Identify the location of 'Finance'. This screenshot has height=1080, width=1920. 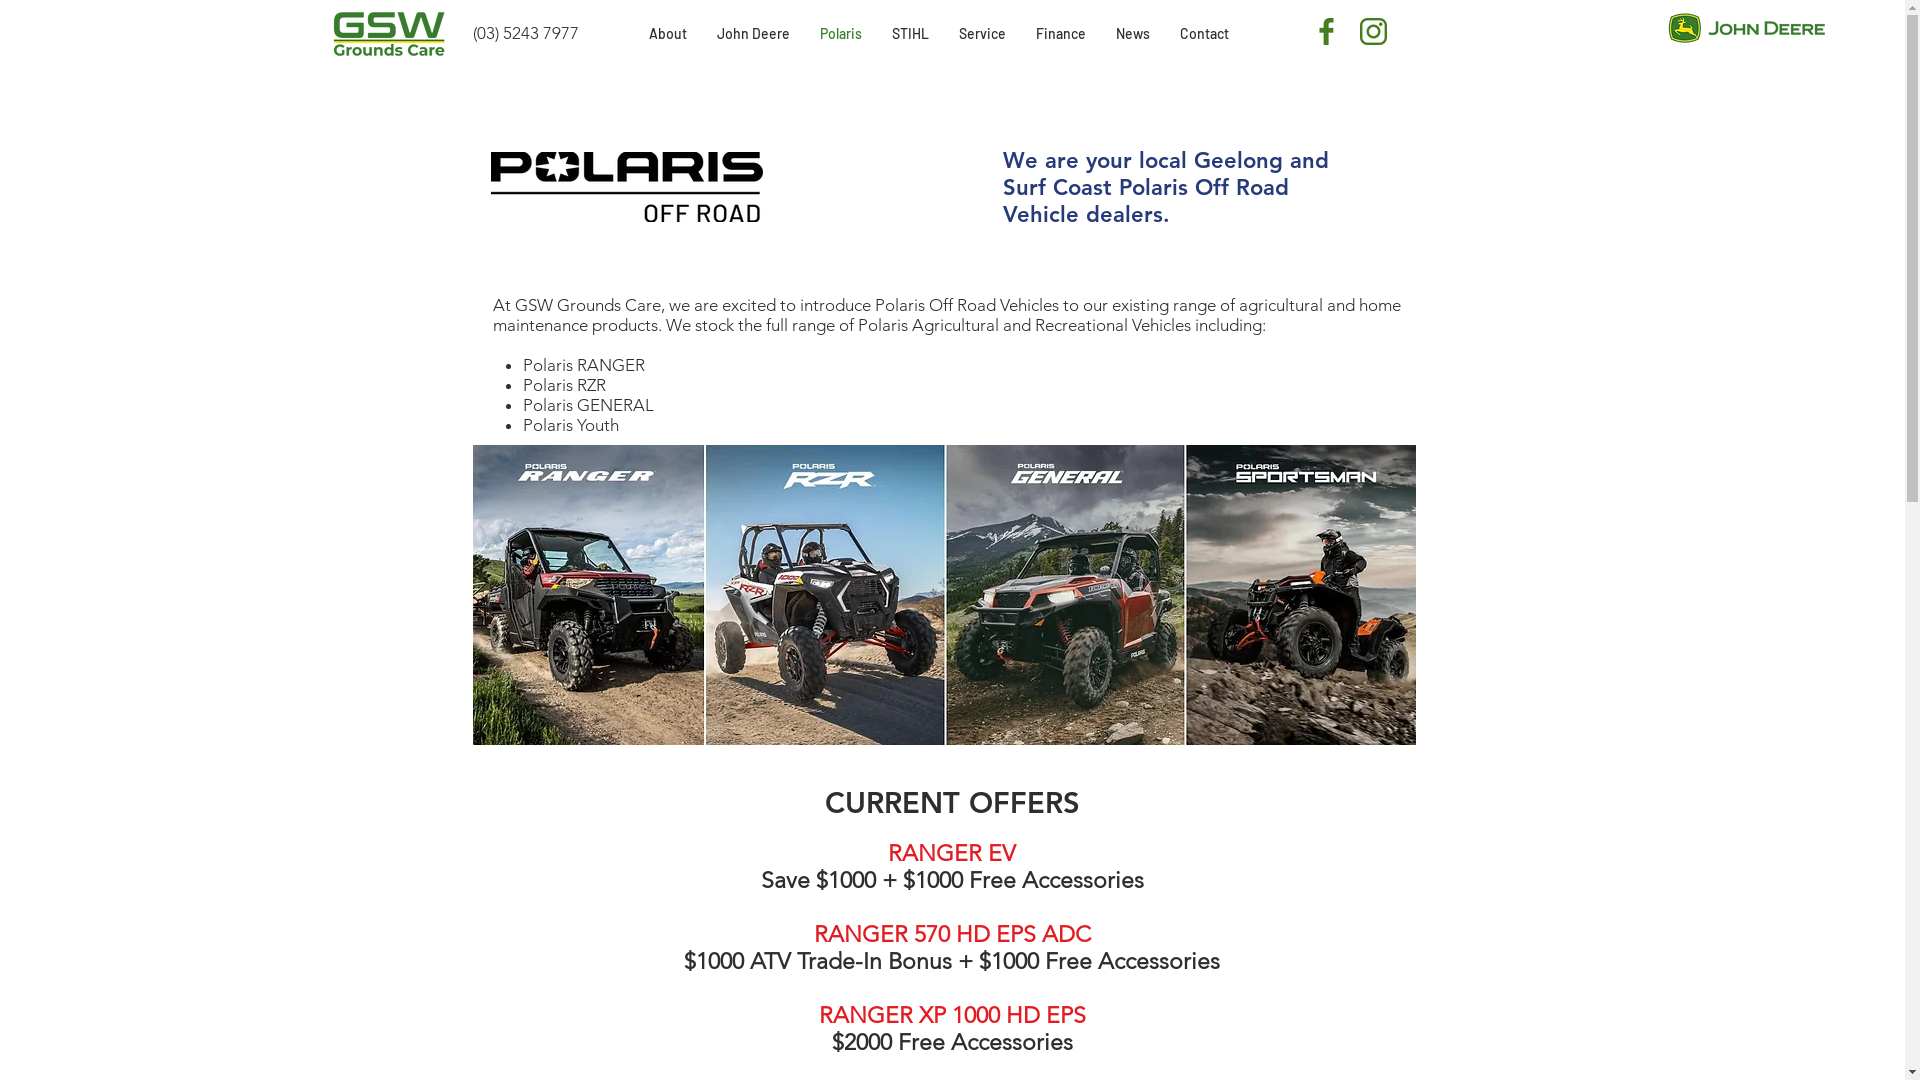
(1059, 33).